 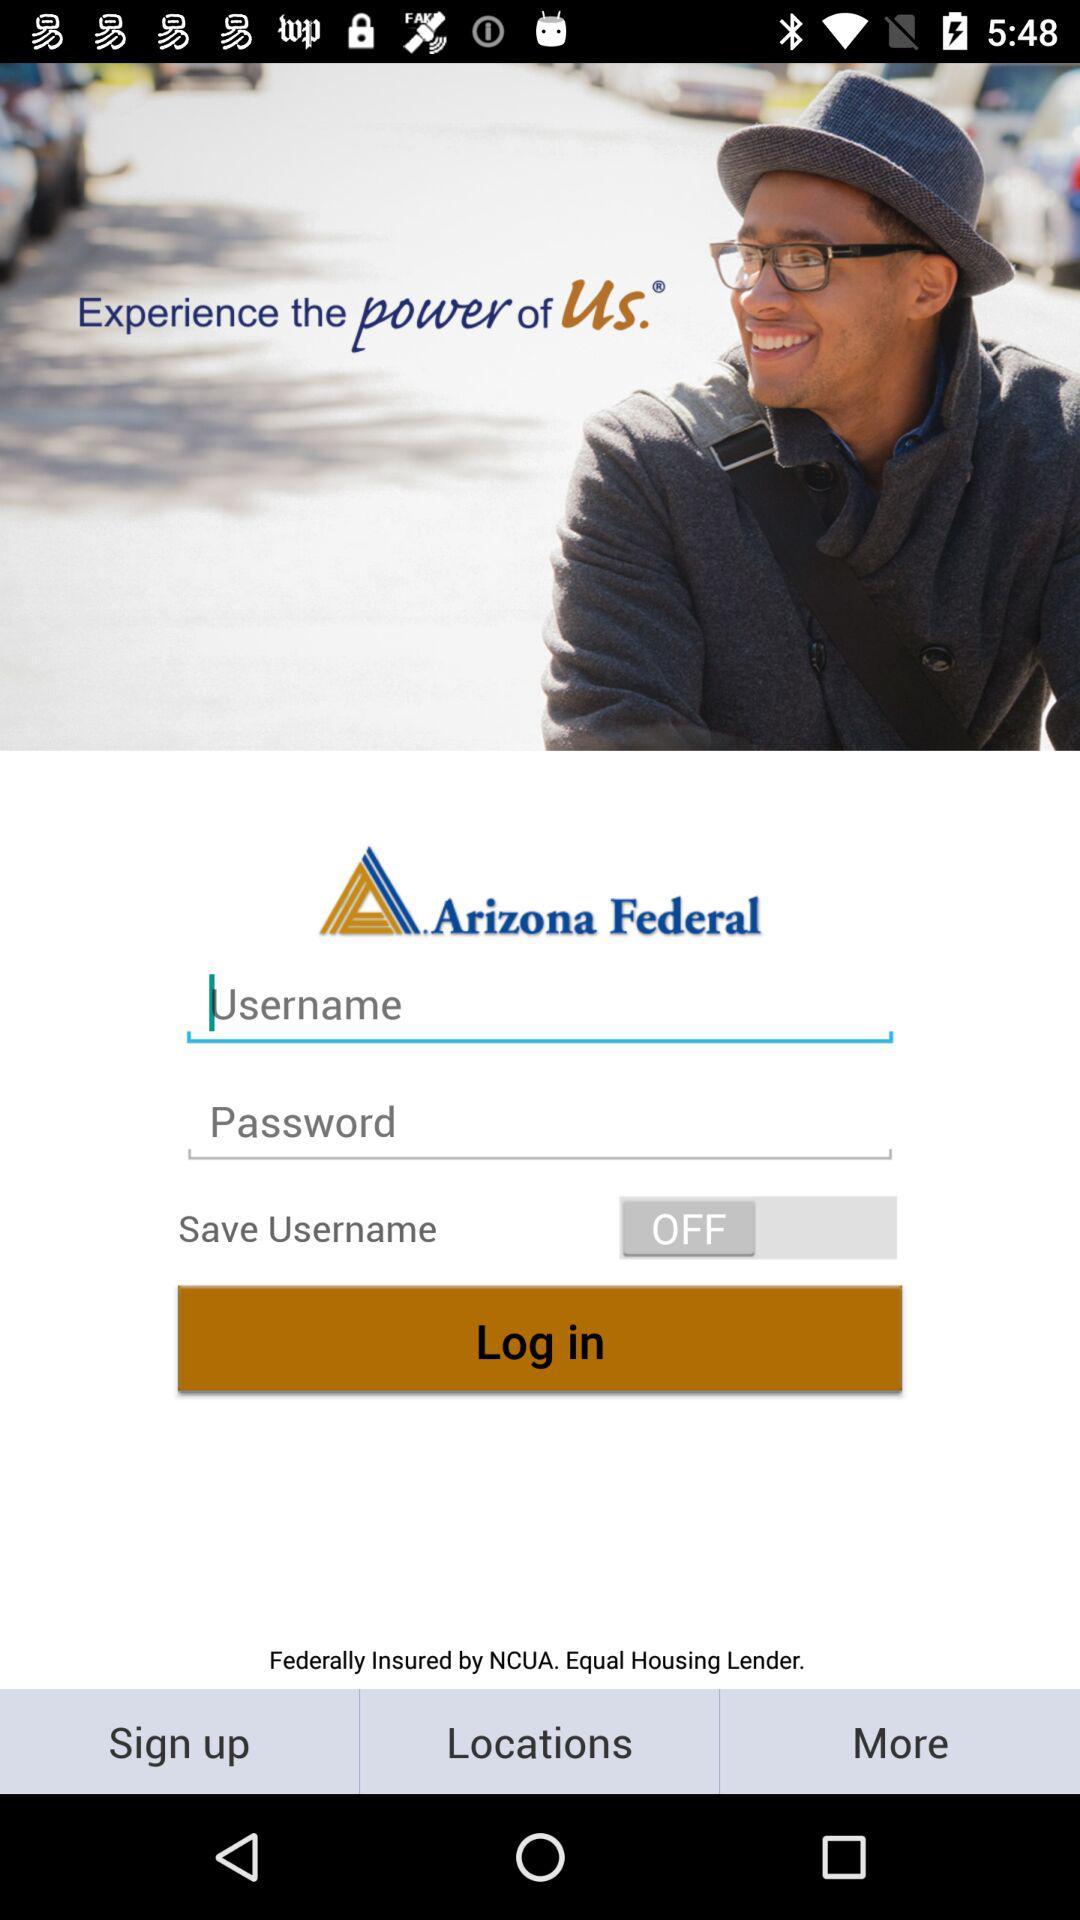 What do you see at coordinates (538, 1740) in the screenshot?
I see `the locations icon` at bounding box center [538, 1740].